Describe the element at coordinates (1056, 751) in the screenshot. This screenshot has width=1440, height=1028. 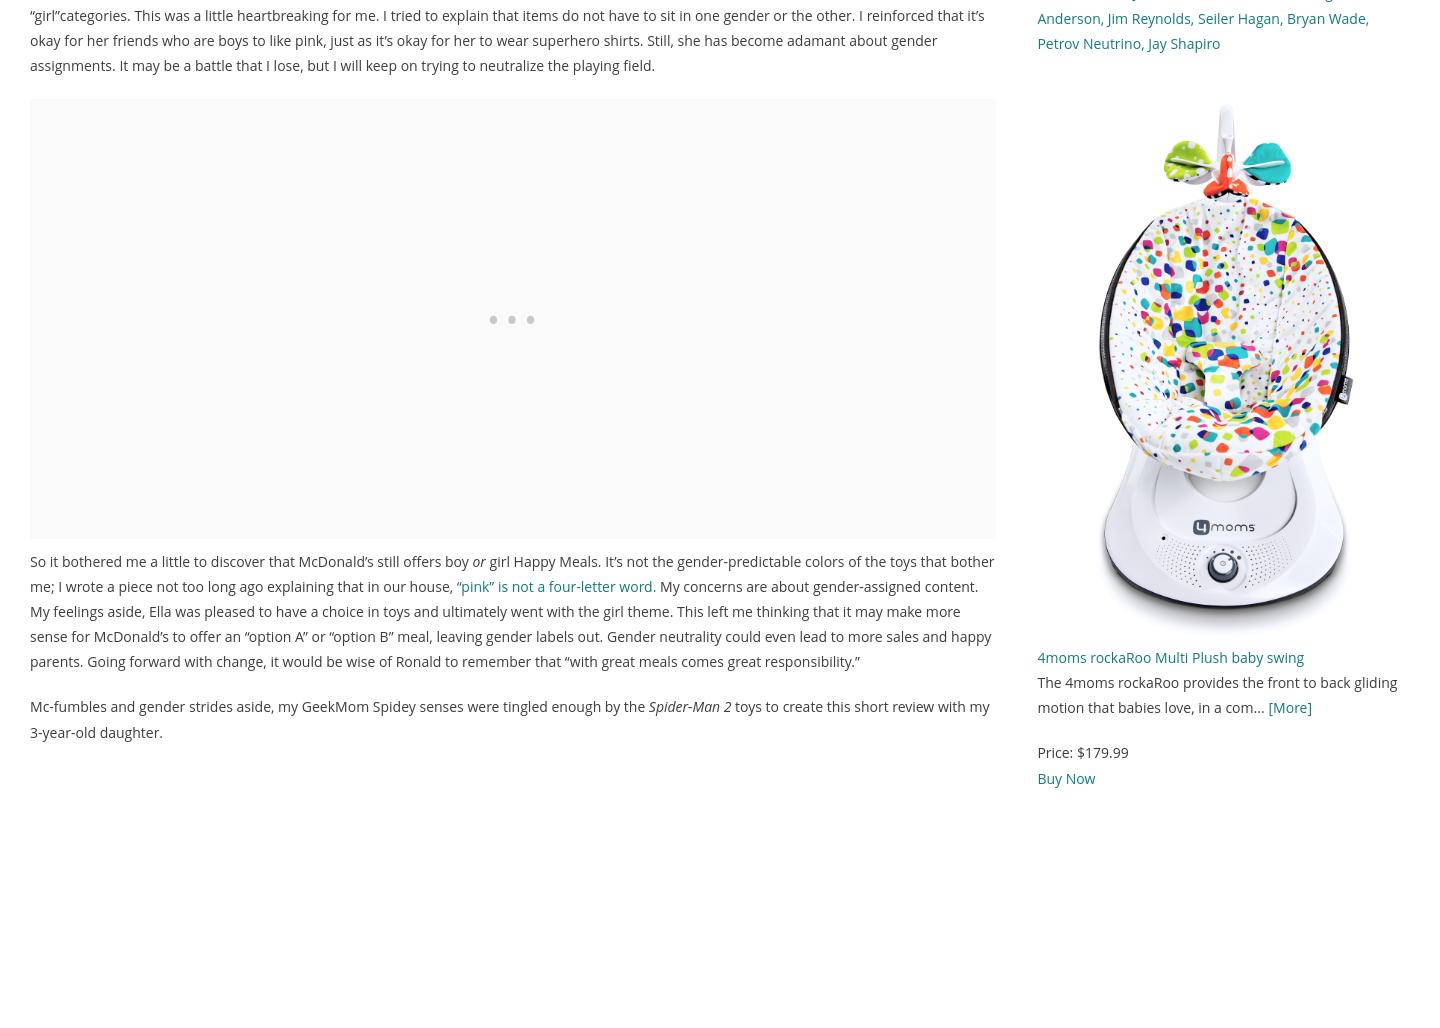
I see `'Price:'` at that location.